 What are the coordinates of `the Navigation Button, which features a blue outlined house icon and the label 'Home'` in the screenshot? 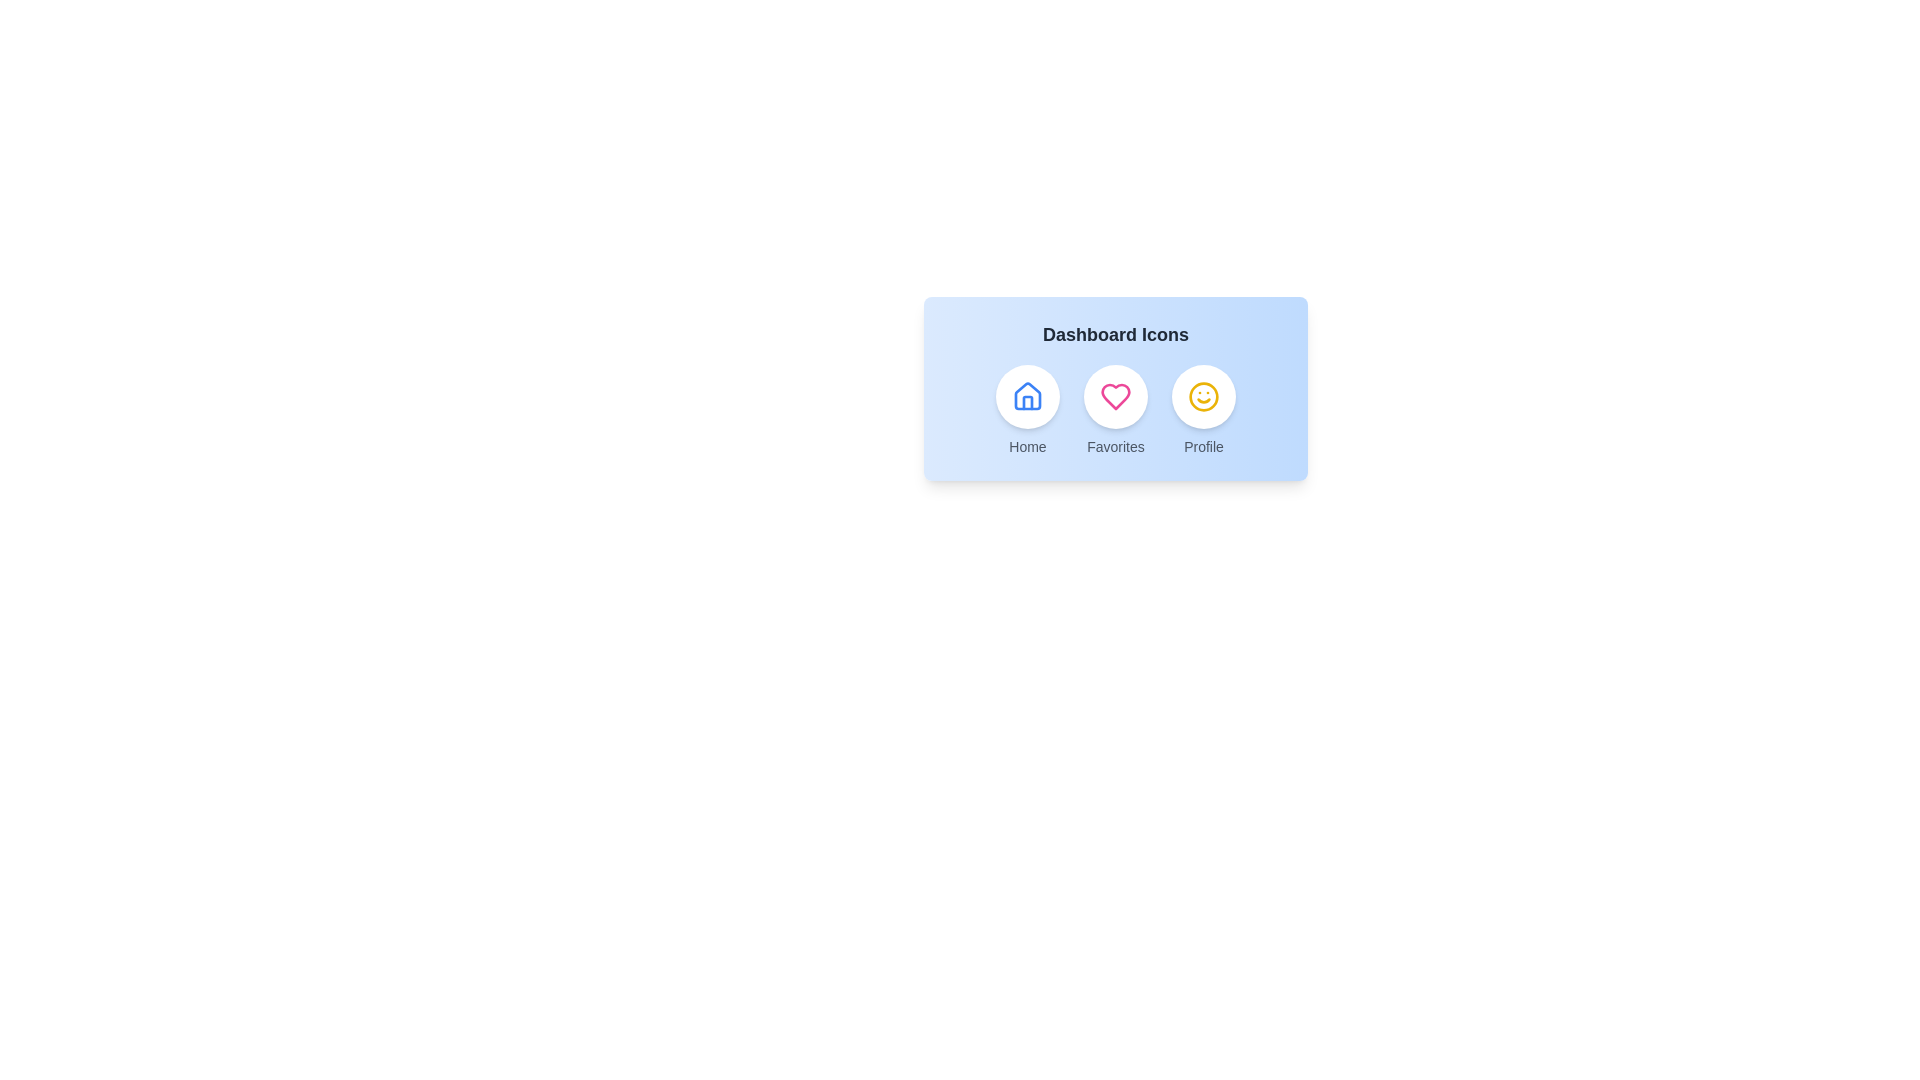 It's located at (1027, 410).